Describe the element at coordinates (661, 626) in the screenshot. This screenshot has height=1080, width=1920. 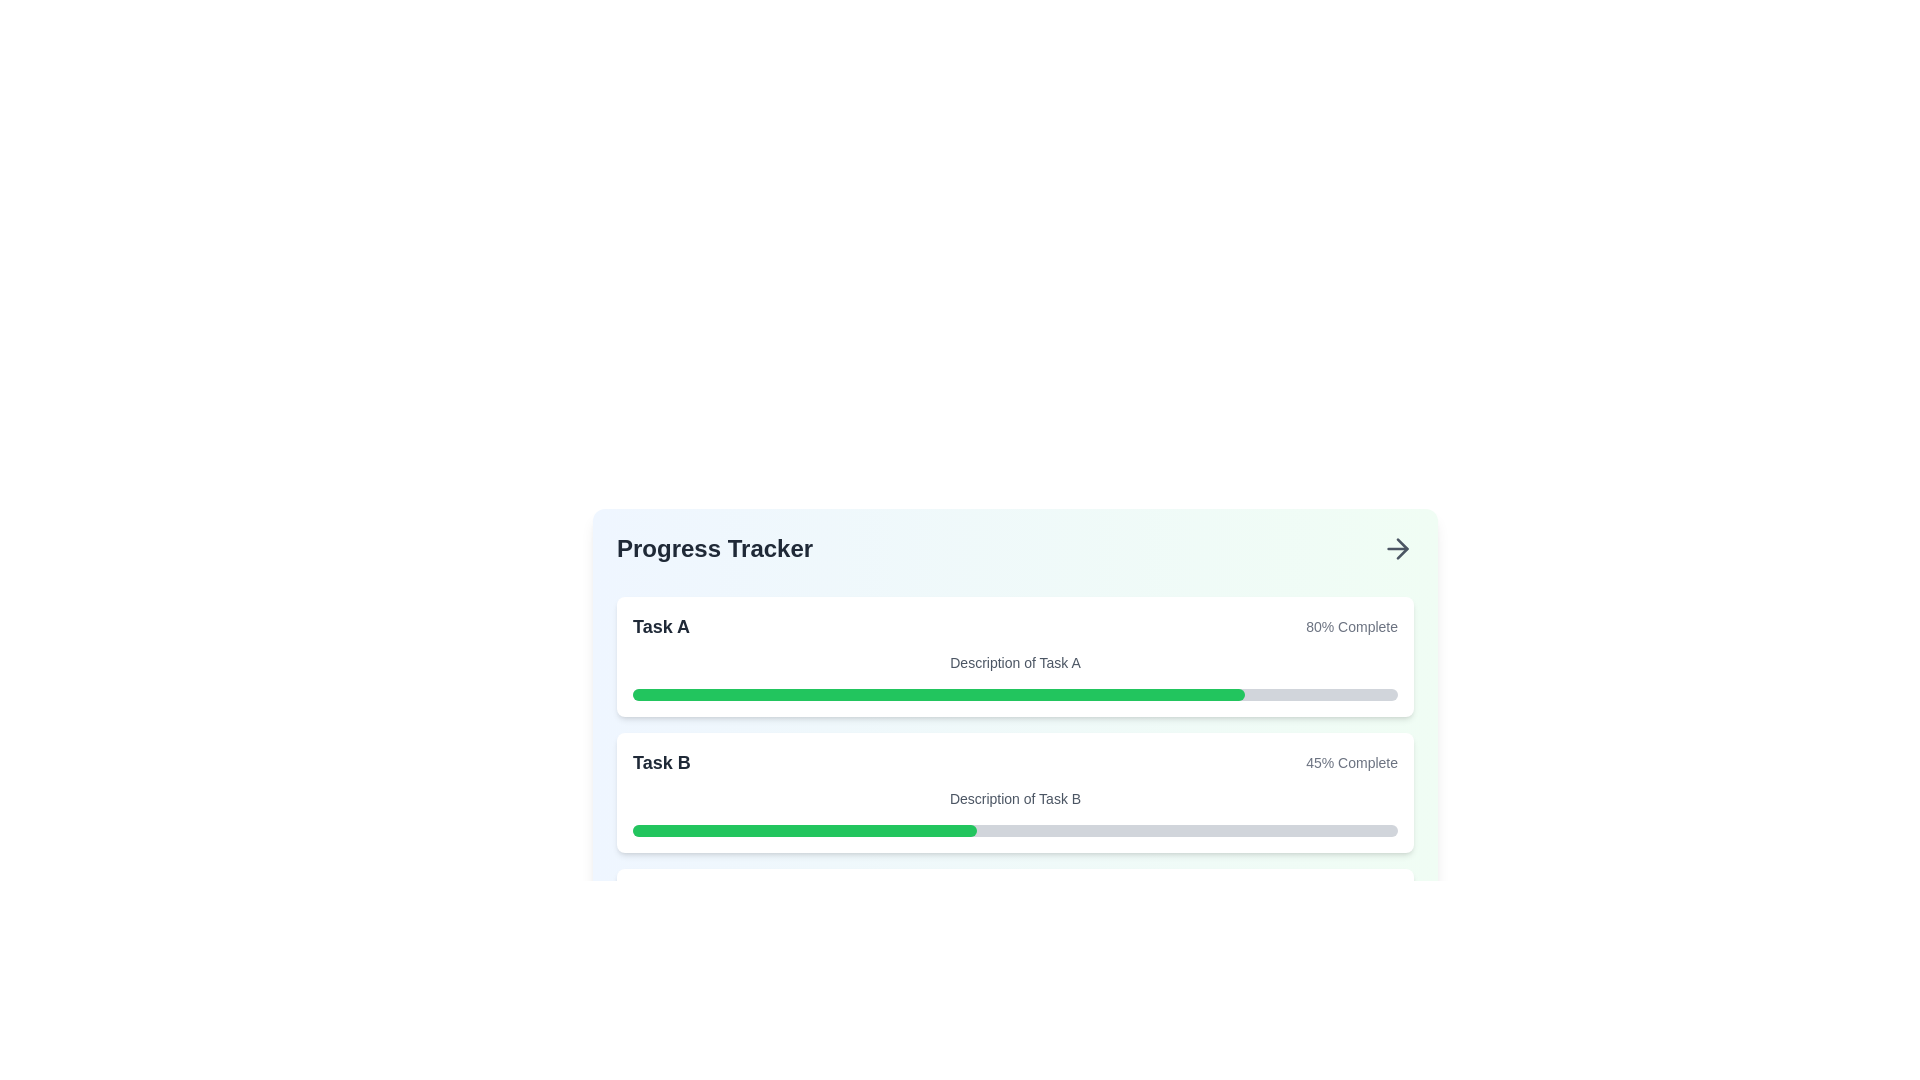
I see `prominent bold text 'Task A' located at the top-left corner of the 'Progress Tracker' section, styled in dark grey against a light background` at that location.